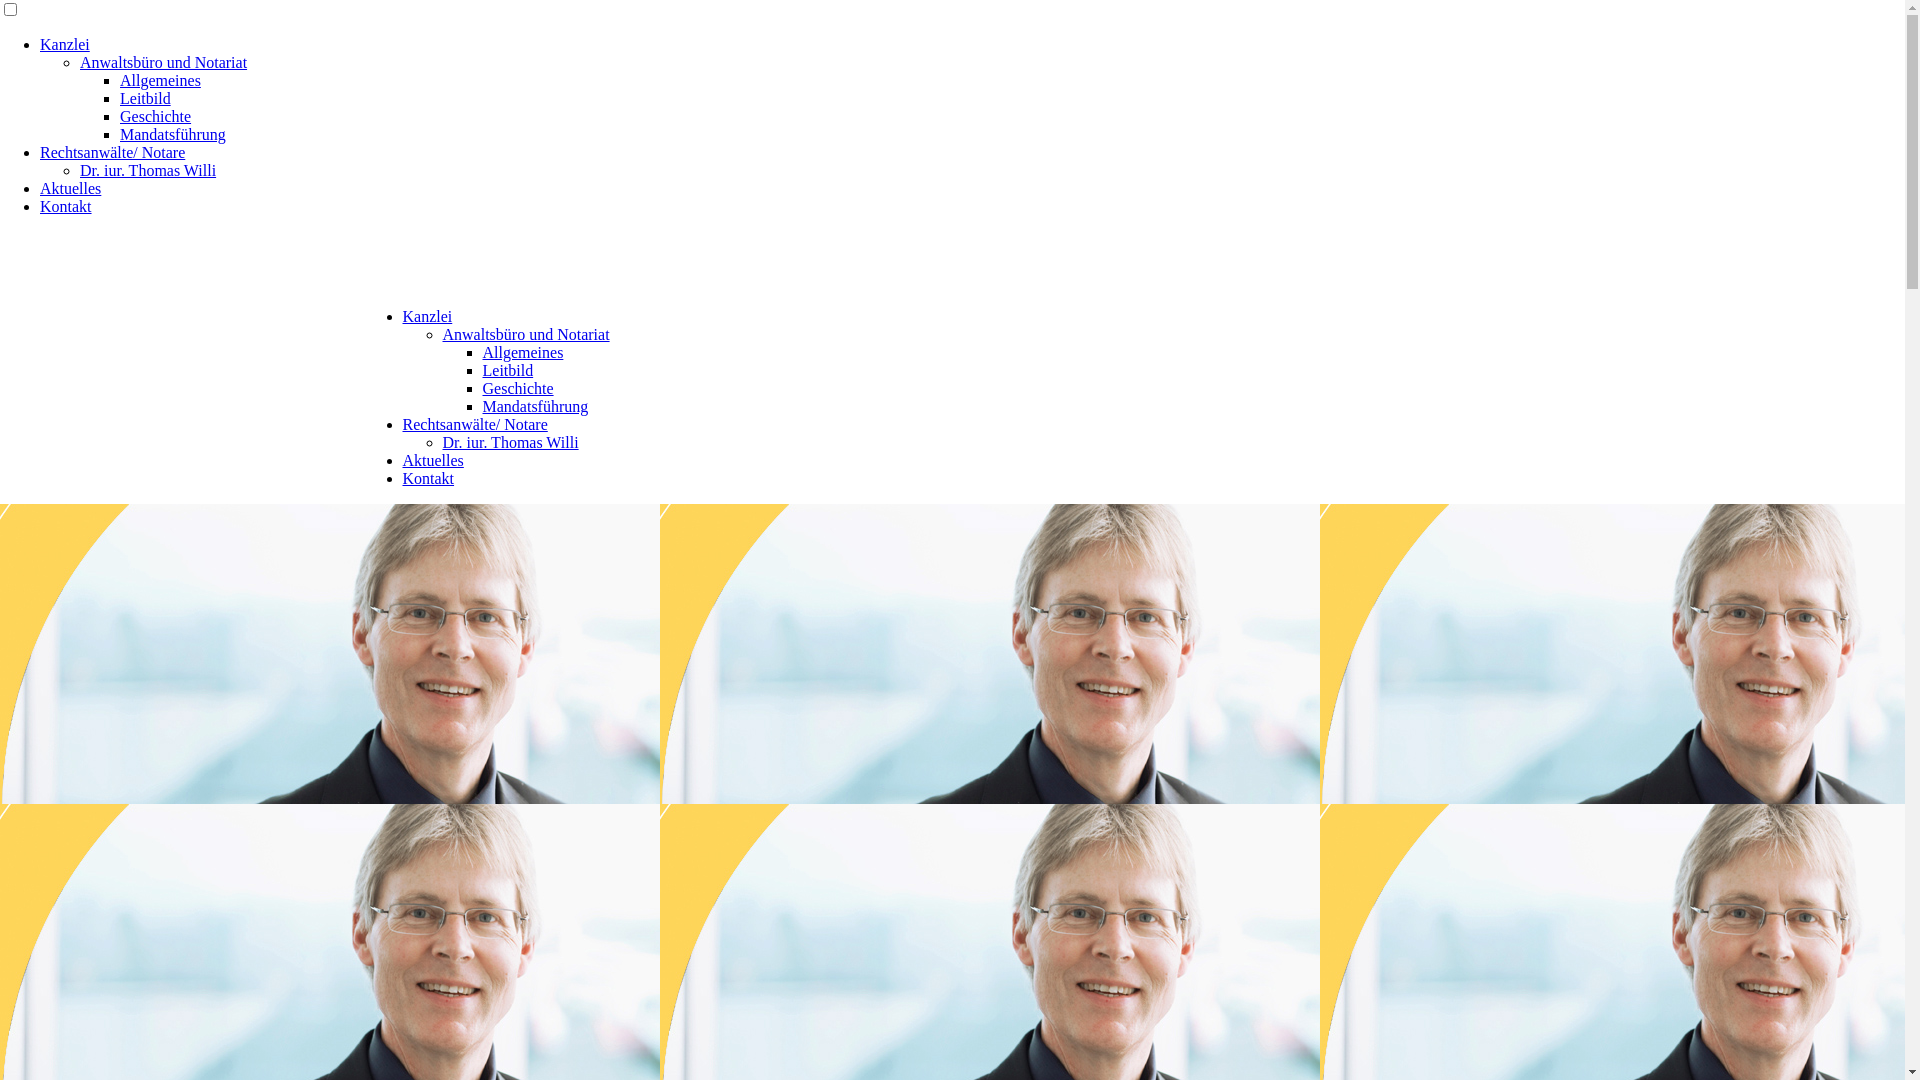 Image resolution: width=1920 pixels, height=1080 pixels. I want to click on 'Leitbild', so click(507, 370).